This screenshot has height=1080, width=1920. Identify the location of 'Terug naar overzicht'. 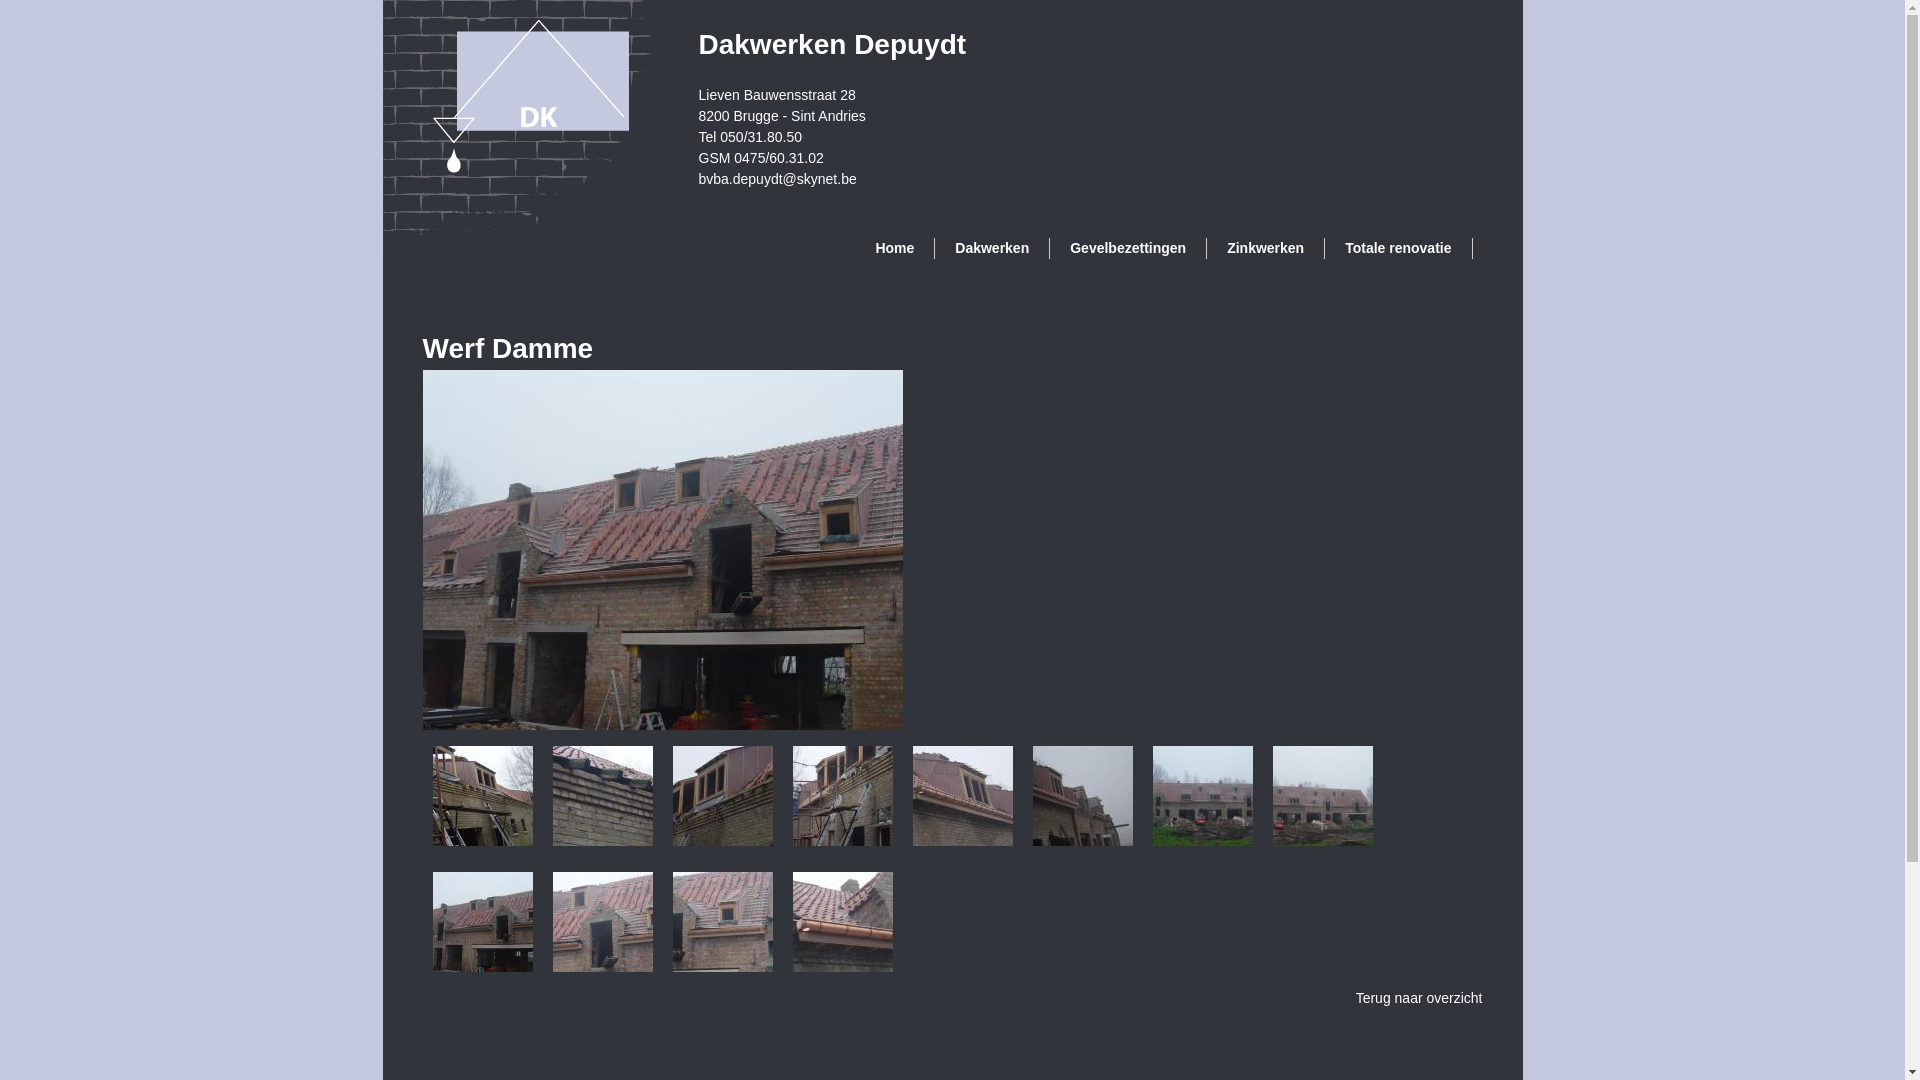
(1418, 998).